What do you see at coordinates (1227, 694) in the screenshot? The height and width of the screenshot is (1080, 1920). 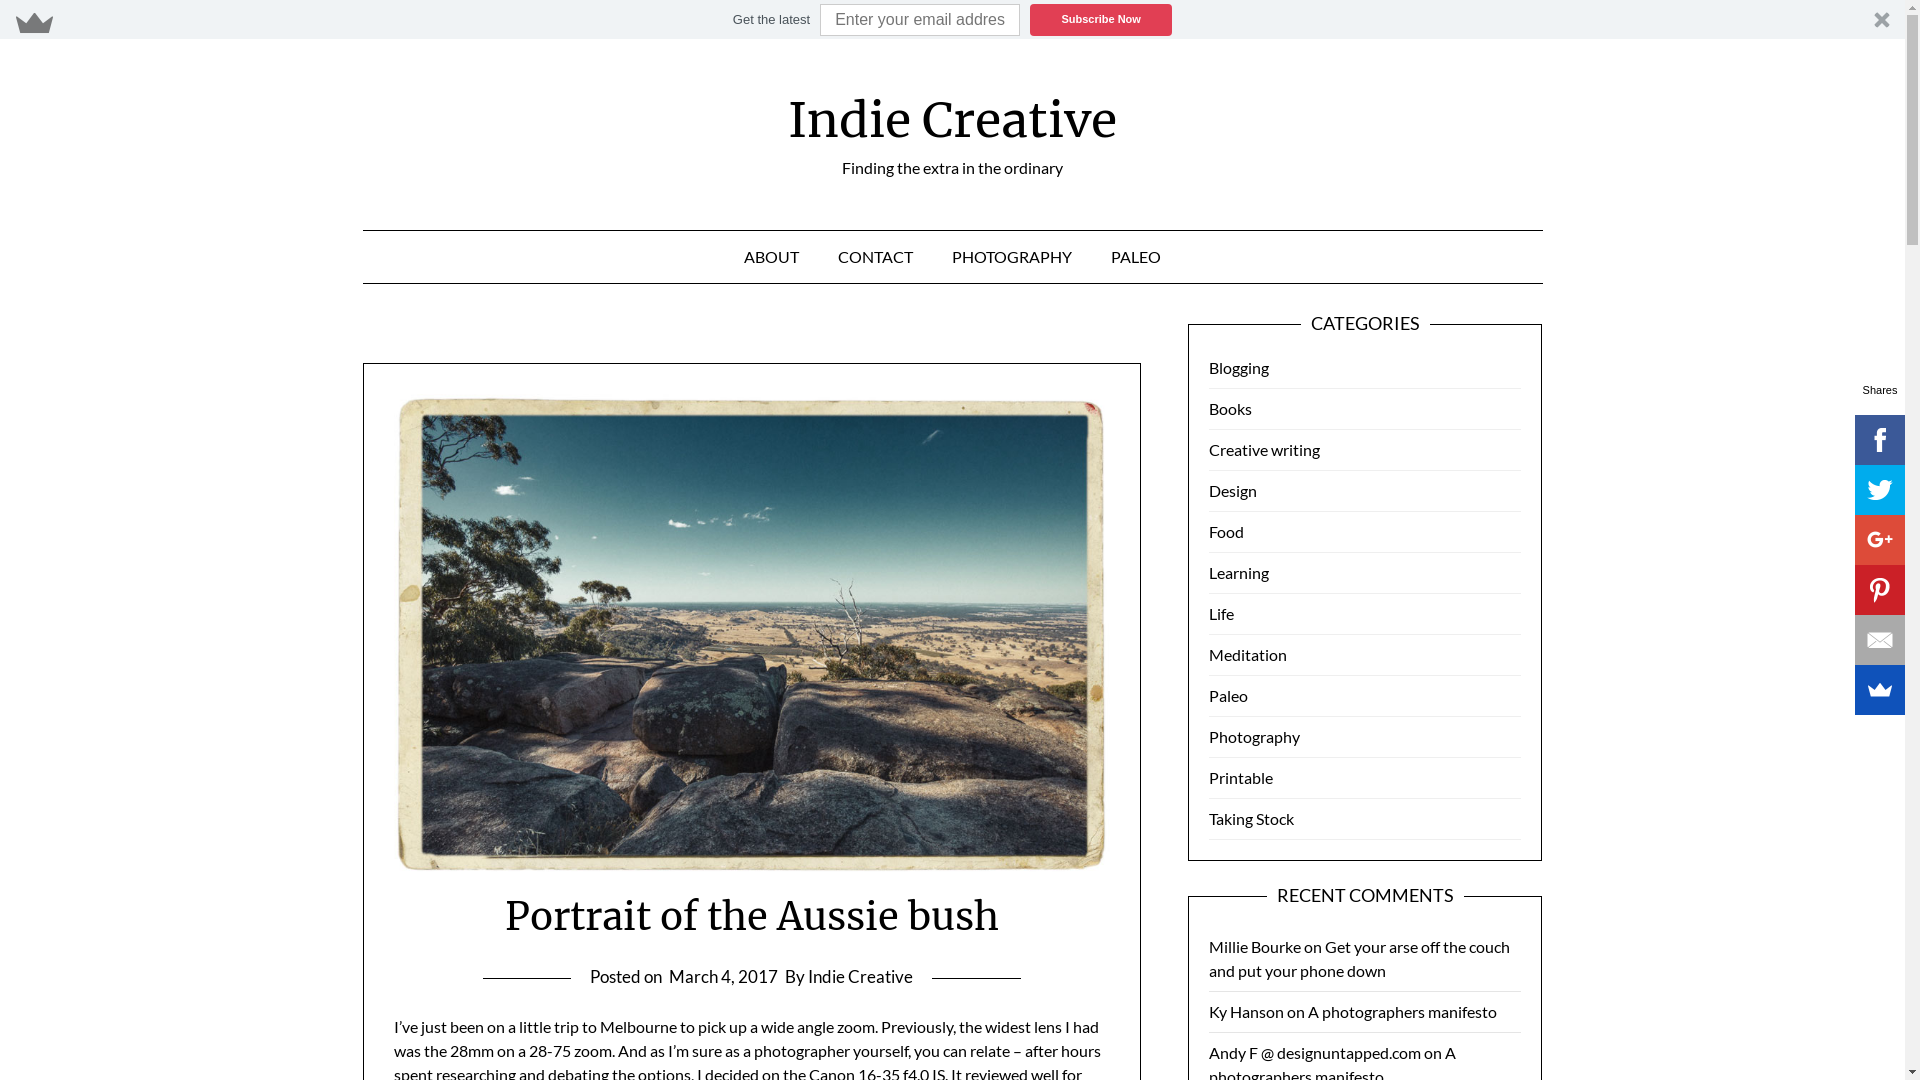 I see `'Paleo'` at bounding box center [1227, 694].